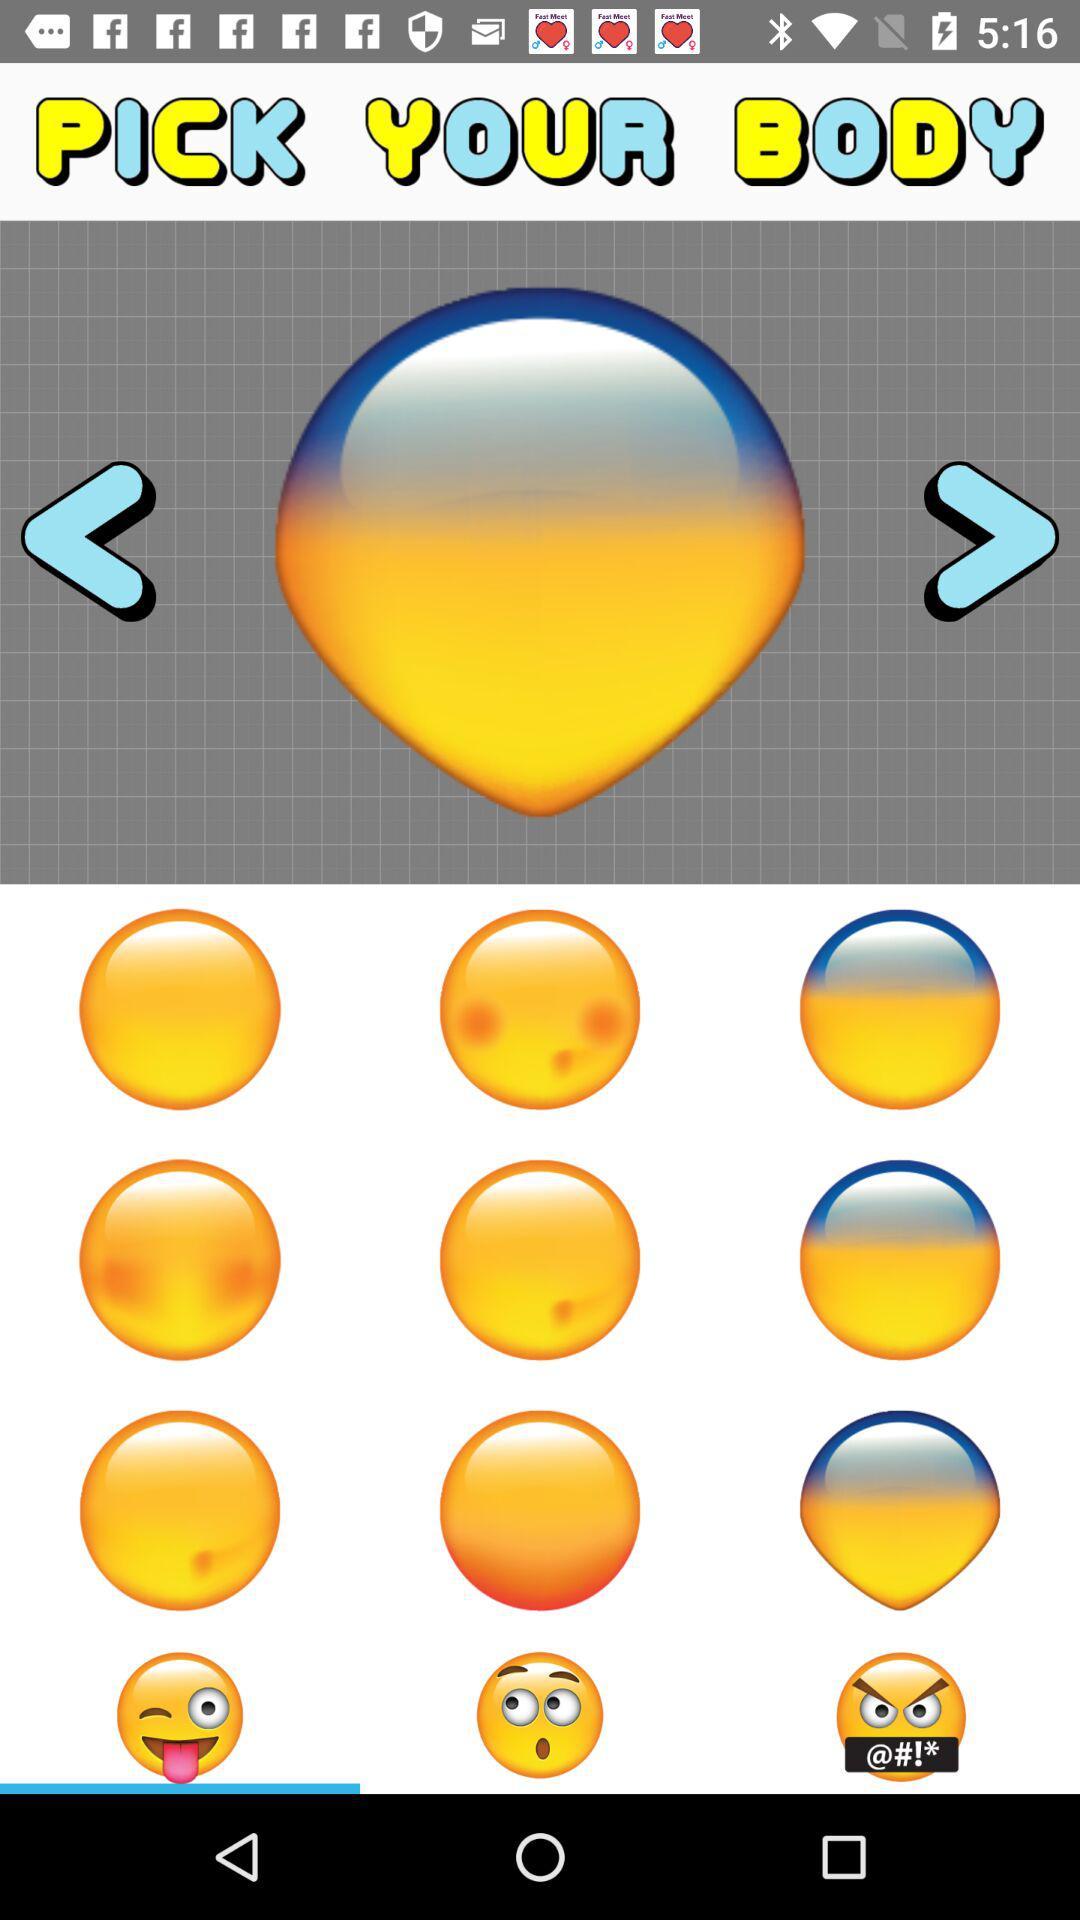 This screenshot has width=1080, height=1920. I want to click on emoji, so click(180, 1714).